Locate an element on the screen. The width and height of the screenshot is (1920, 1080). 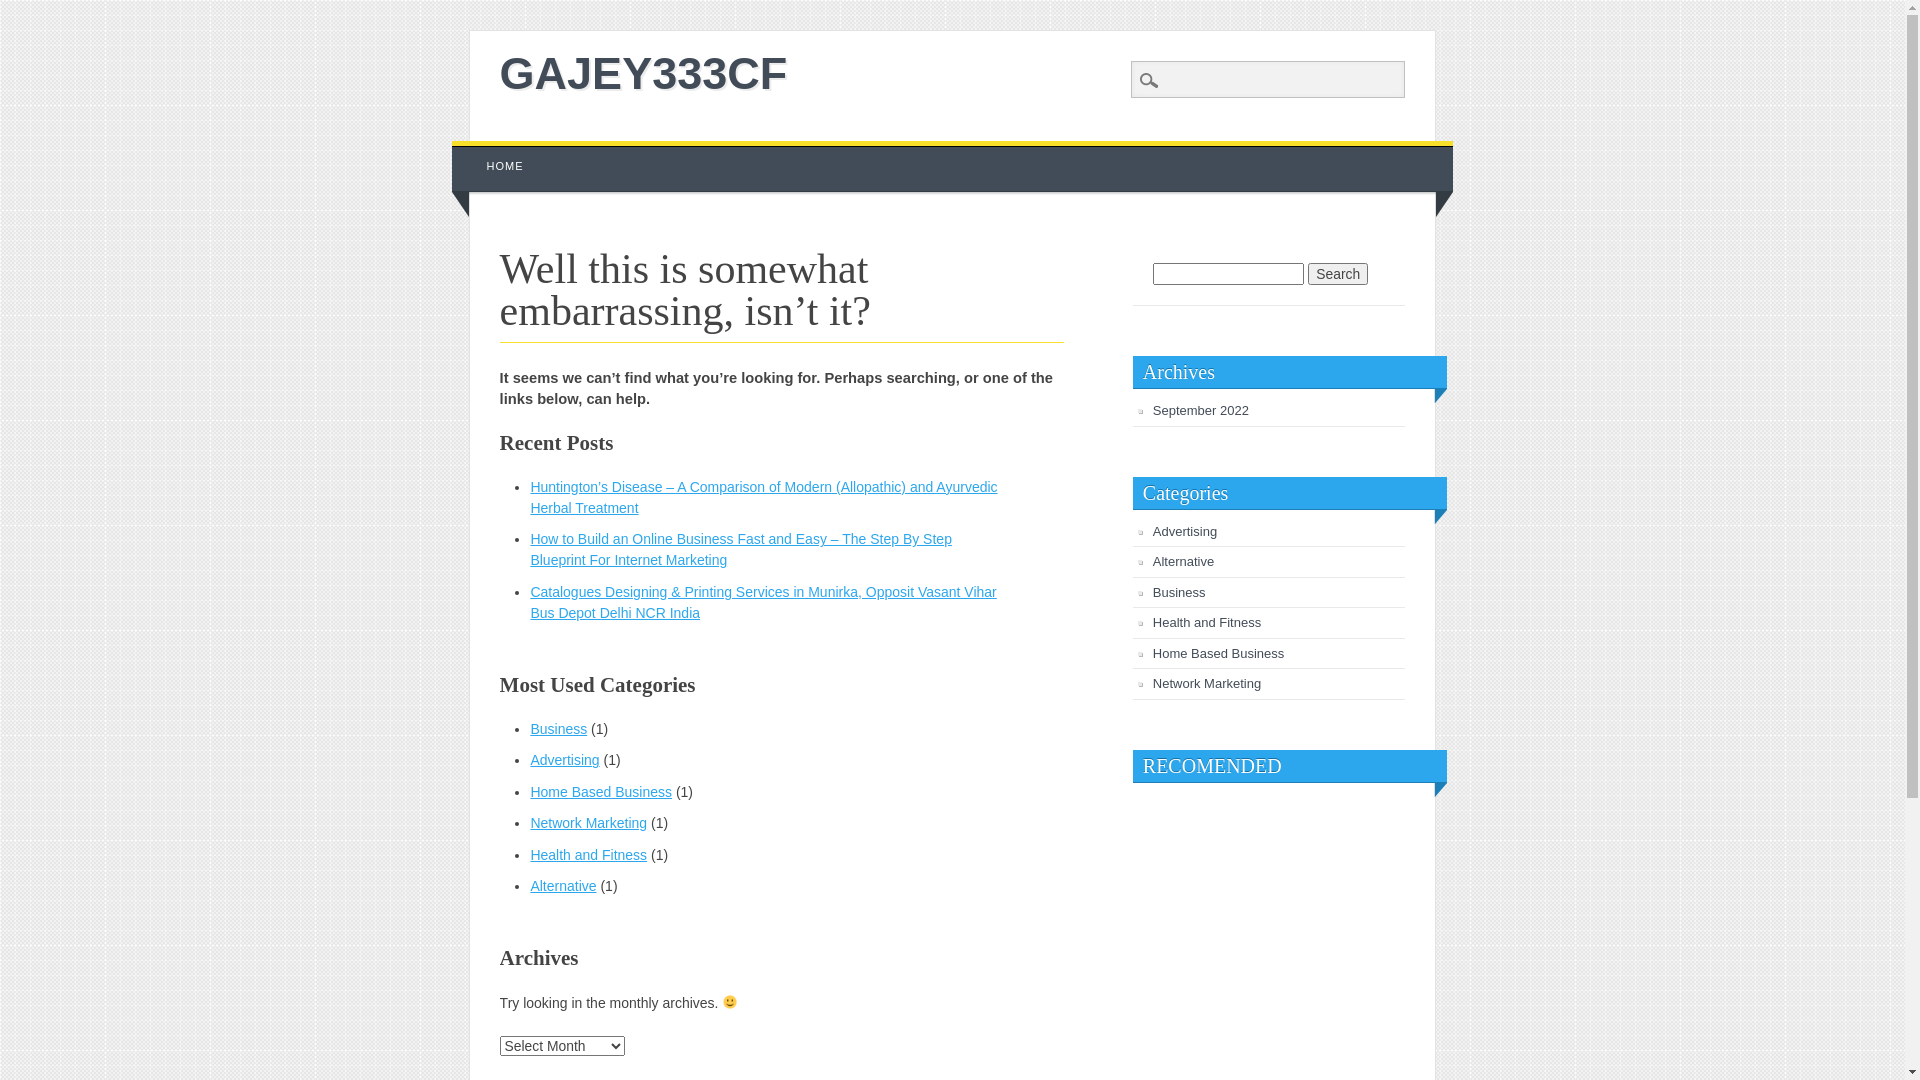
'Health and Fitness' is located at coordinates (1205, 621).